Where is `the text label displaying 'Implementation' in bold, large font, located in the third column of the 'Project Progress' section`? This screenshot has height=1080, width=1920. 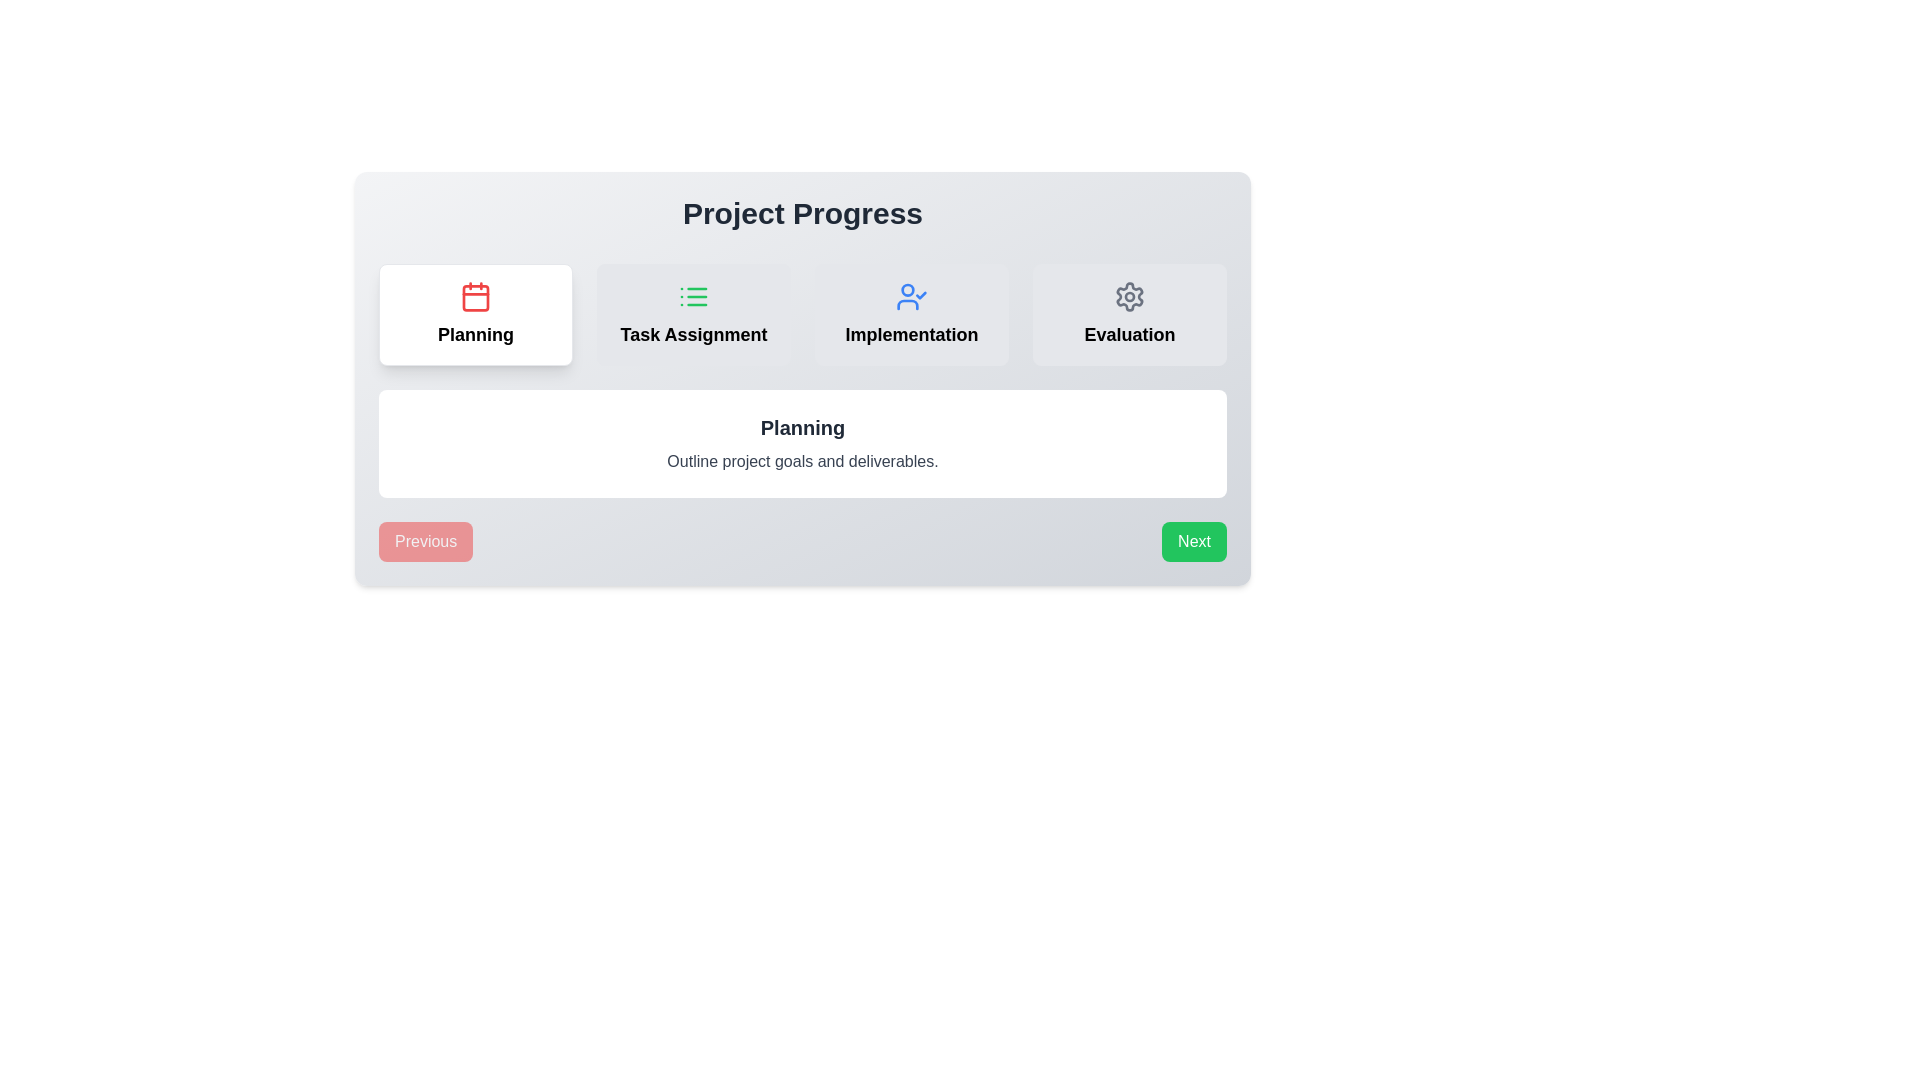 the text label displaying 'Implementation' in bold, large font, located in the third column of the 'Project Progress' section is located at coordinates (911, 334).